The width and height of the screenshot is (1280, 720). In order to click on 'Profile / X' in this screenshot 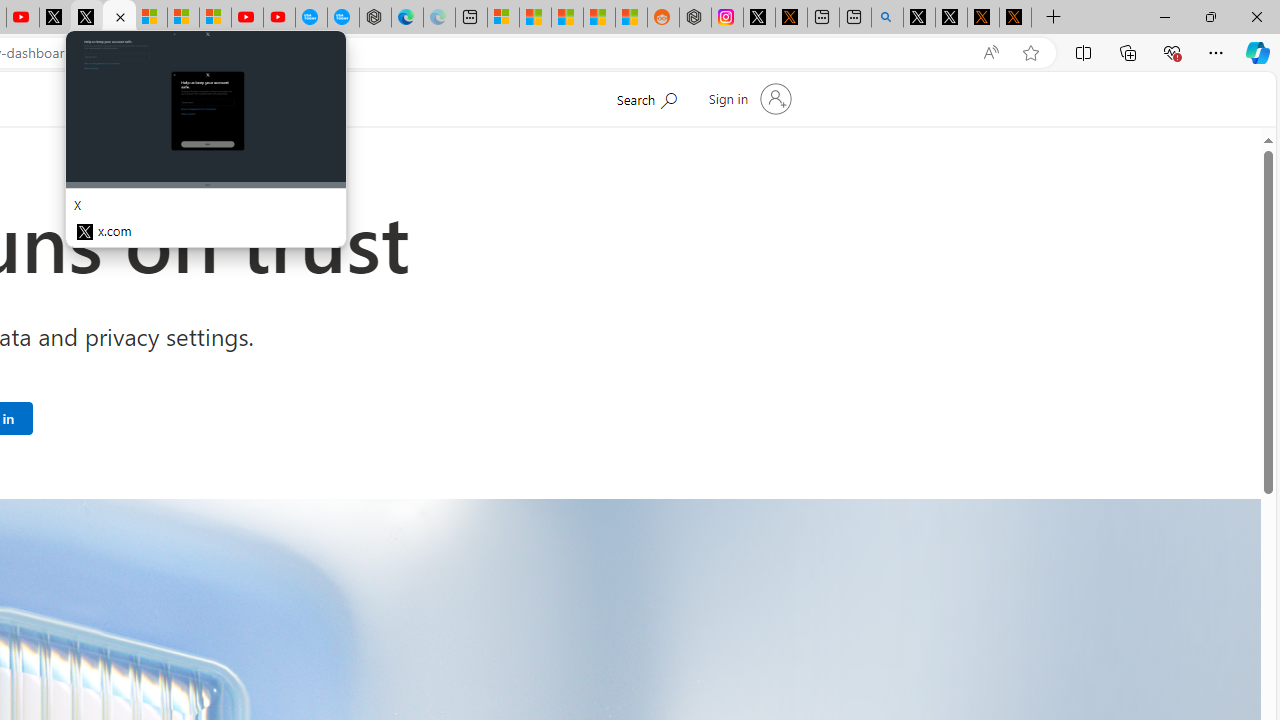, I will do `click(918, 17)`.